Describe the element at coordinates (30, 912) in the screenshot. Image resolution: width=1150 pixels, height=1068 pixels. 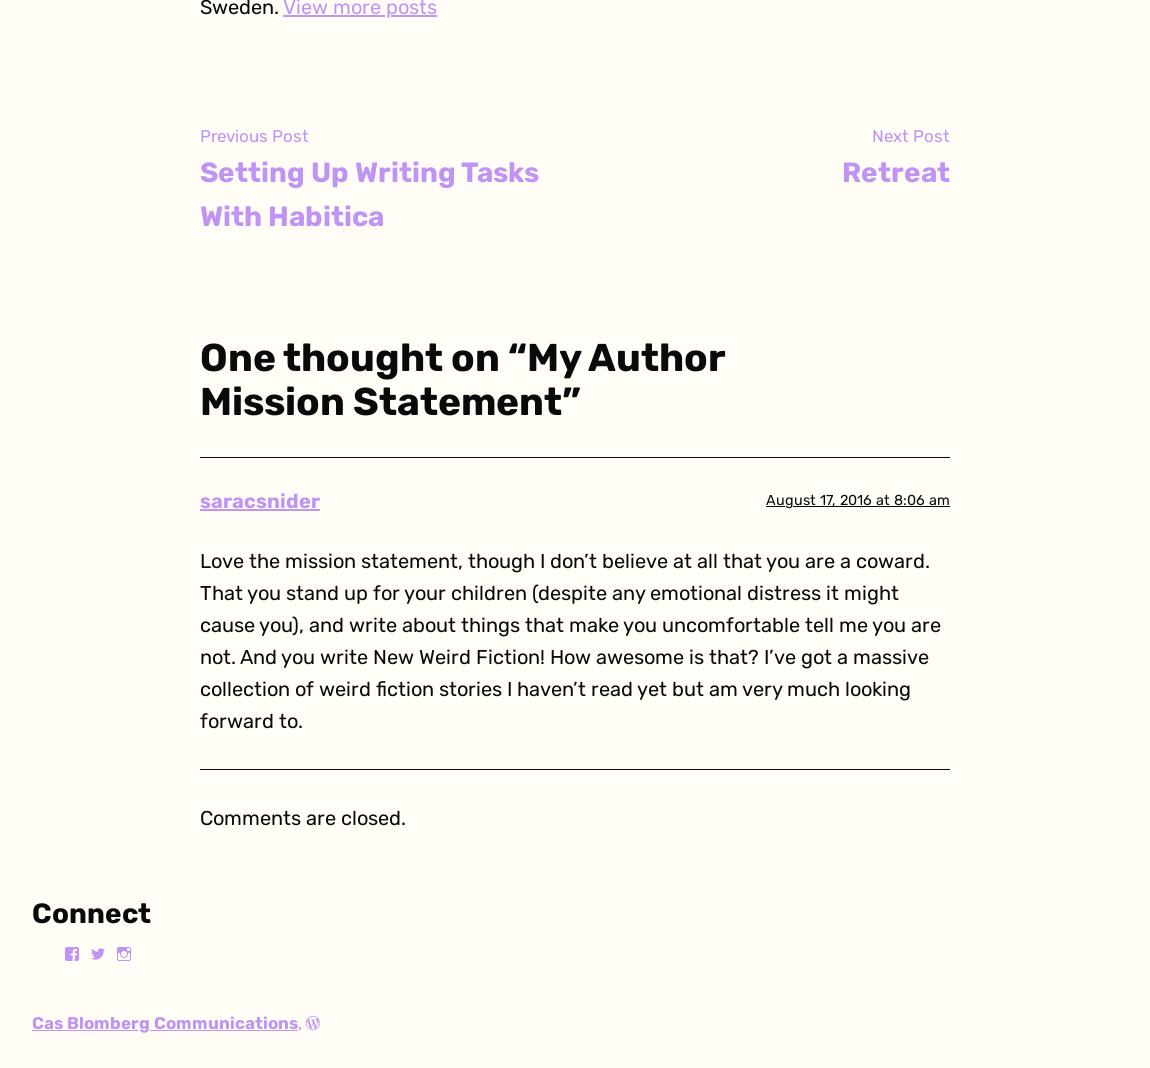
I see `'Connect'` at that location.